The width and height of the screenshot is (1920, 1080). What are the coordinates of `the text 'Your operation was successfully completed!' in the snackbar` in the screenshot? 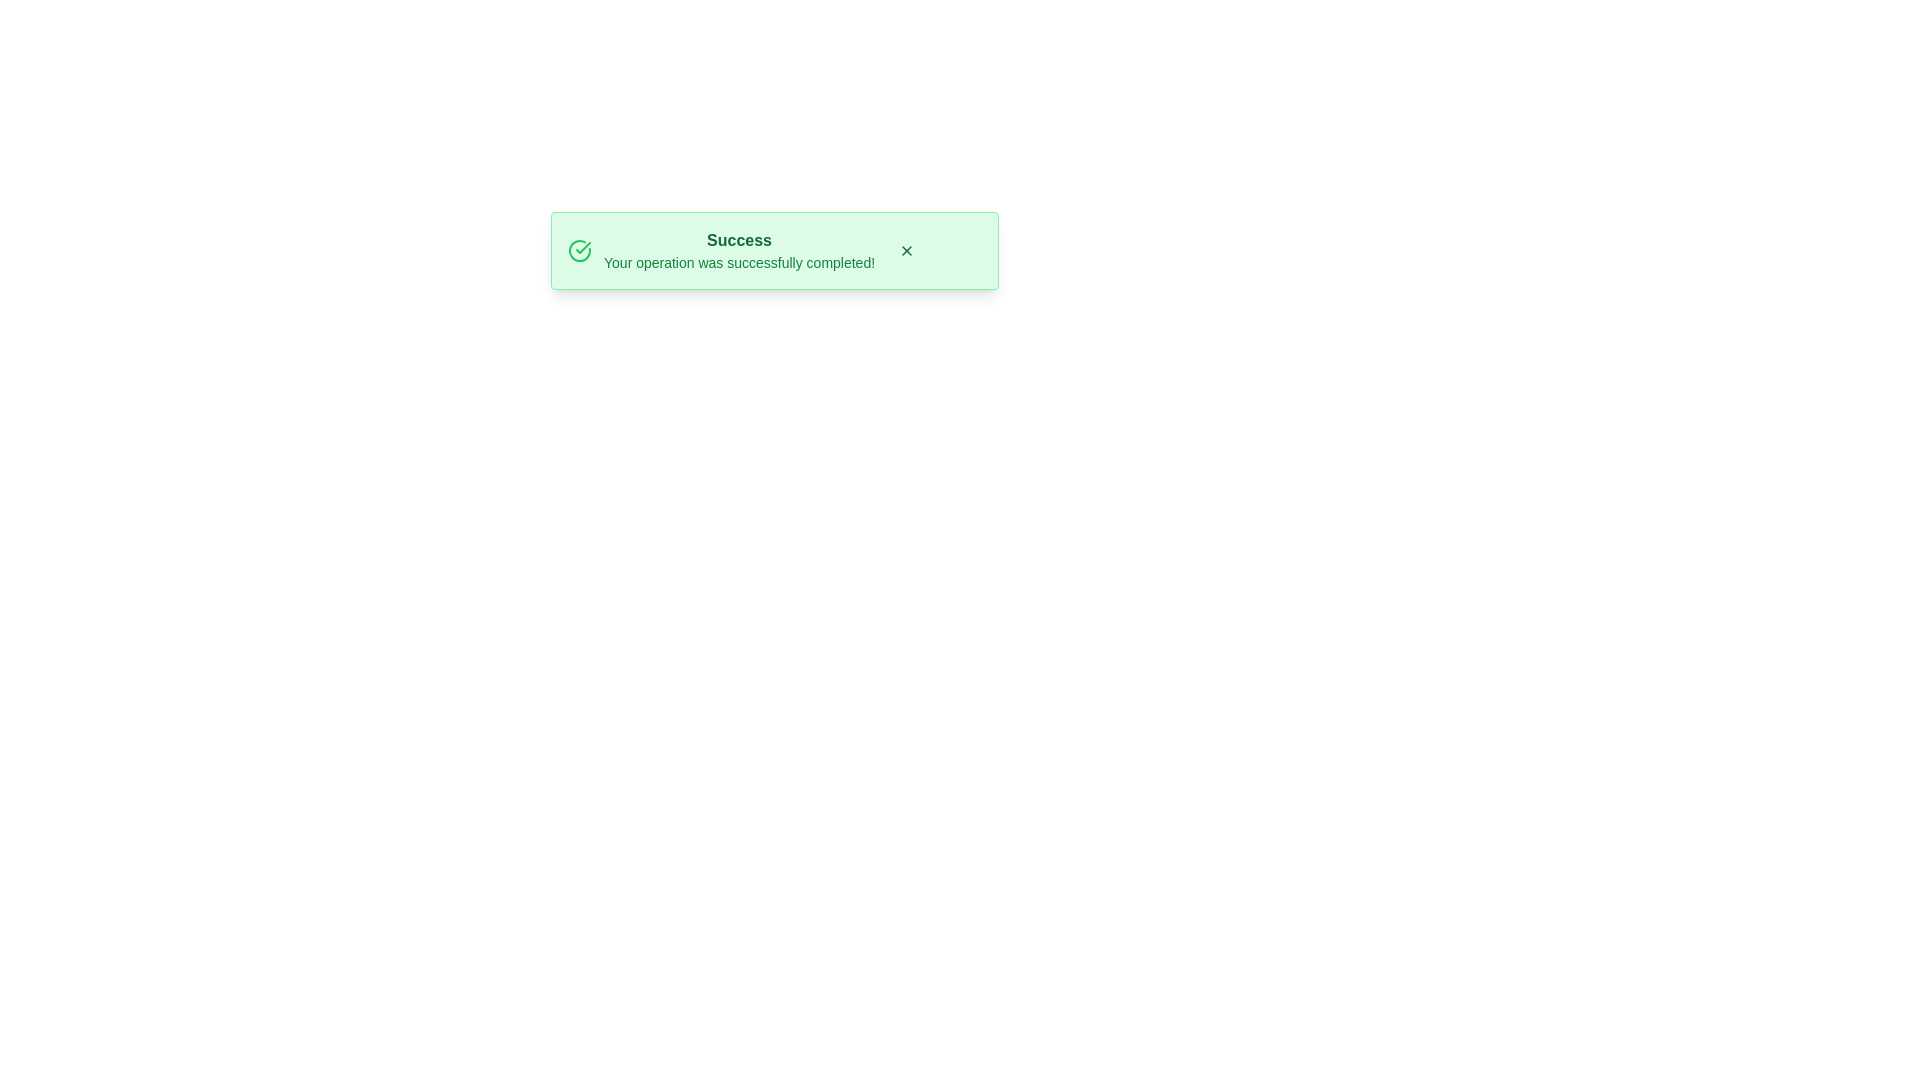 It's located at (738, 261).